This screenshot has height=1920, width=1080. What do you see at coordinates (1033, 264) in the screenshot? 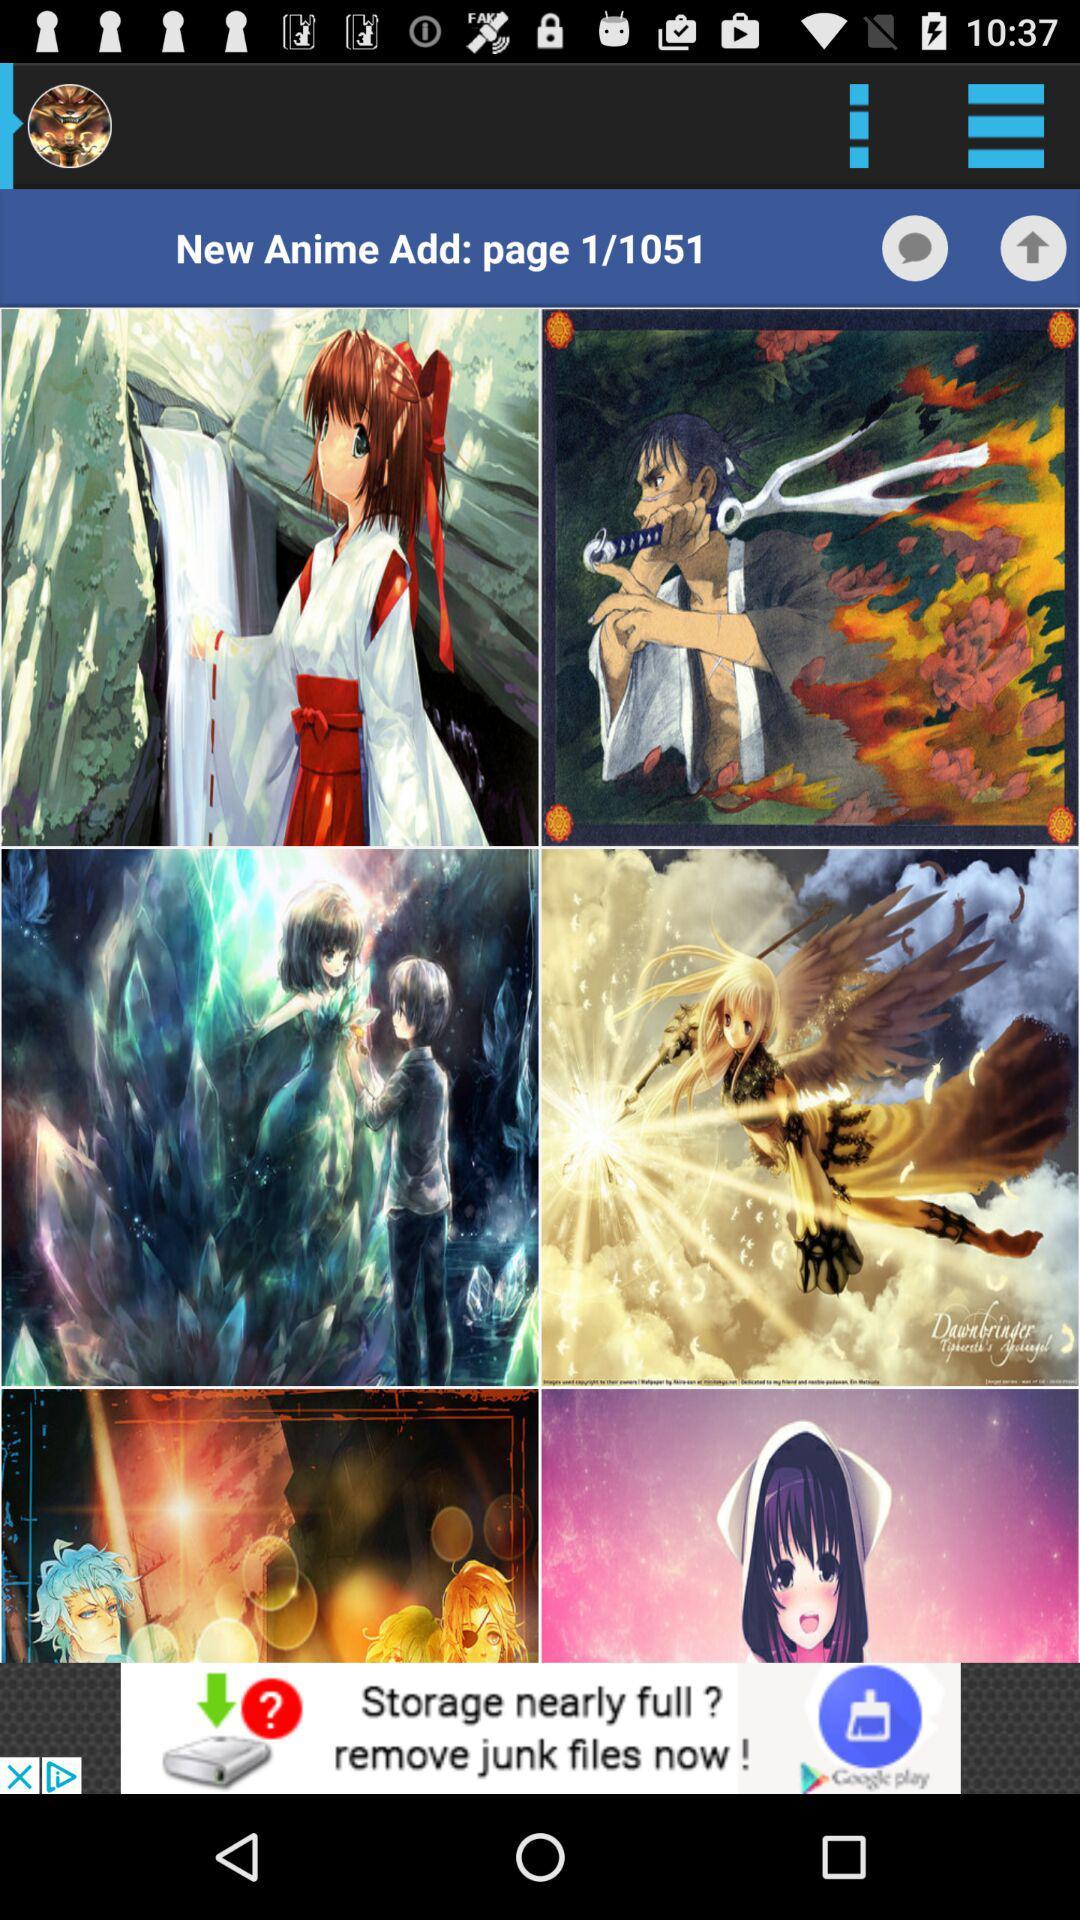
I see `the arrow_upward icon` at bounding box center [1033, 264].